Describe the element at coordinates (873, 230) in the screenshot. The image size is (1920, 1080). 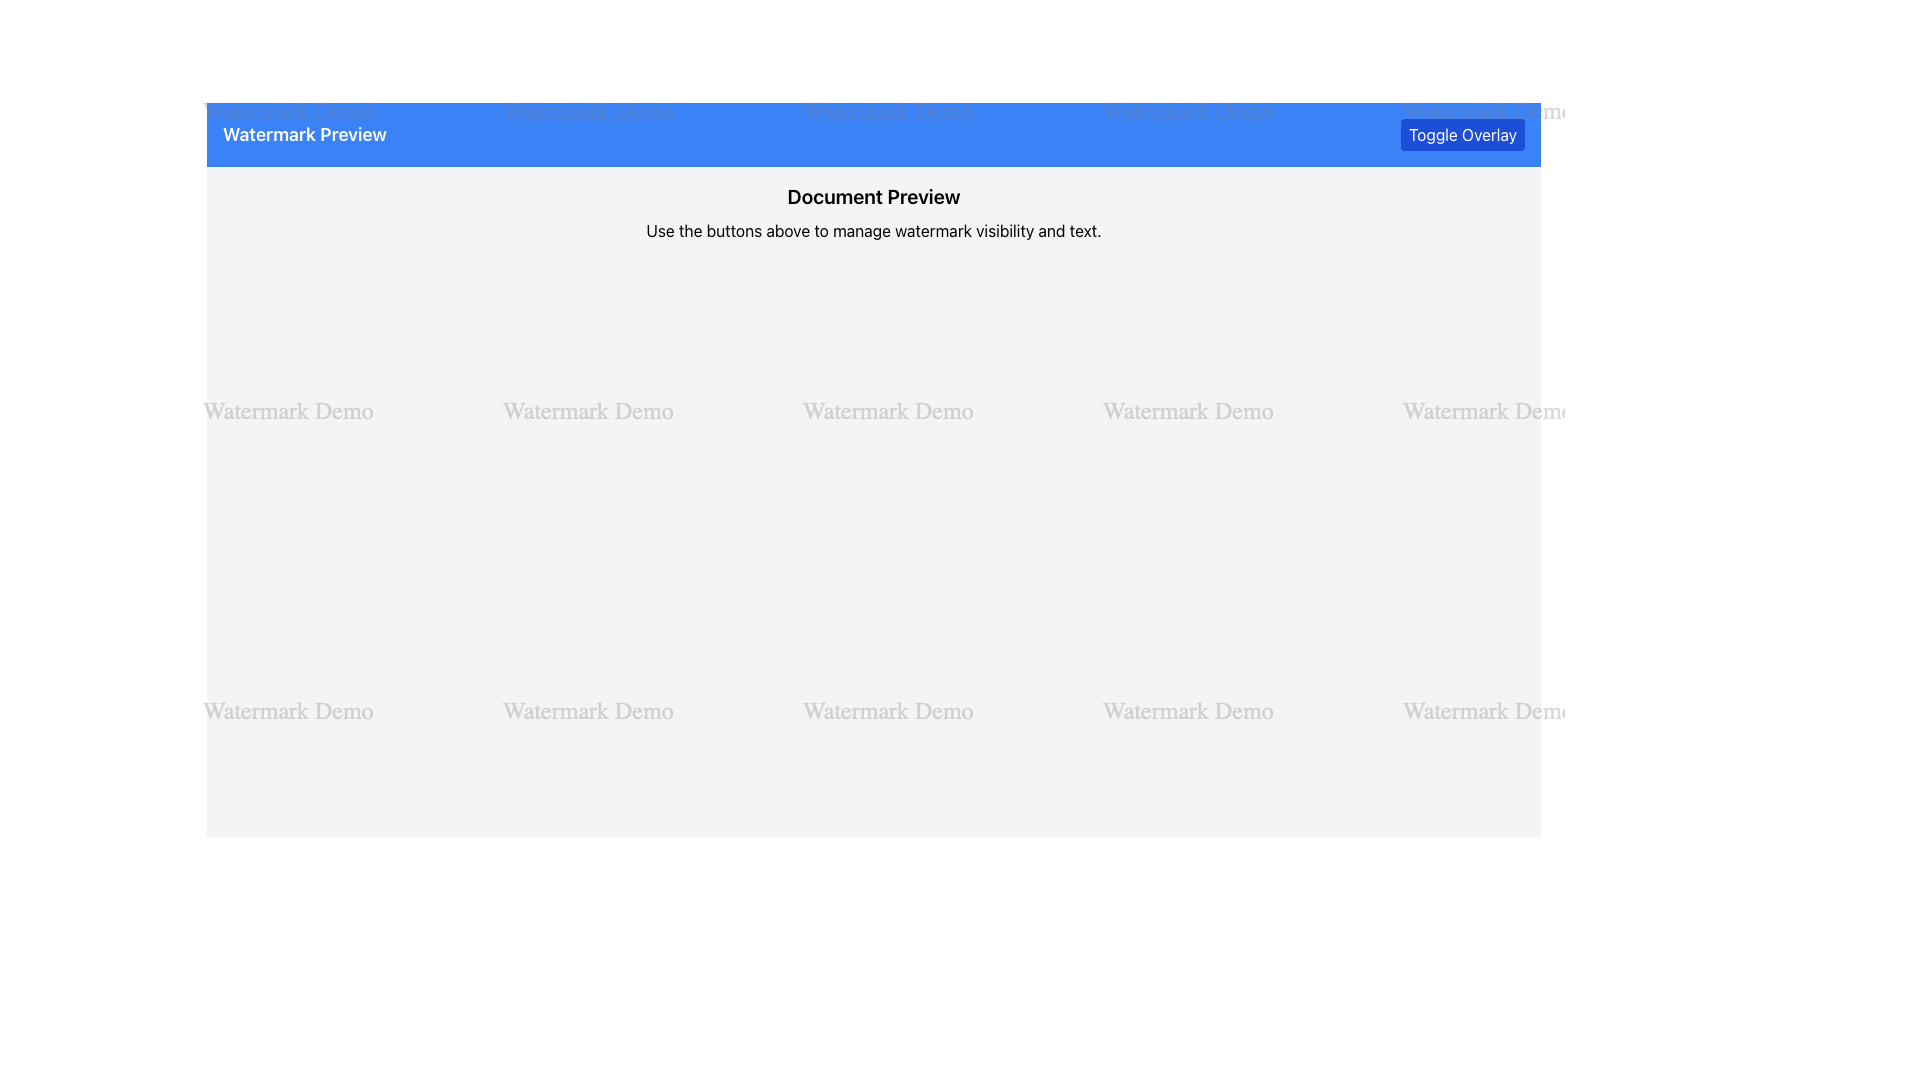
I see `the static text label that provides instructions or context to the user, located immediately below the 'Document Preview' title` at that location.